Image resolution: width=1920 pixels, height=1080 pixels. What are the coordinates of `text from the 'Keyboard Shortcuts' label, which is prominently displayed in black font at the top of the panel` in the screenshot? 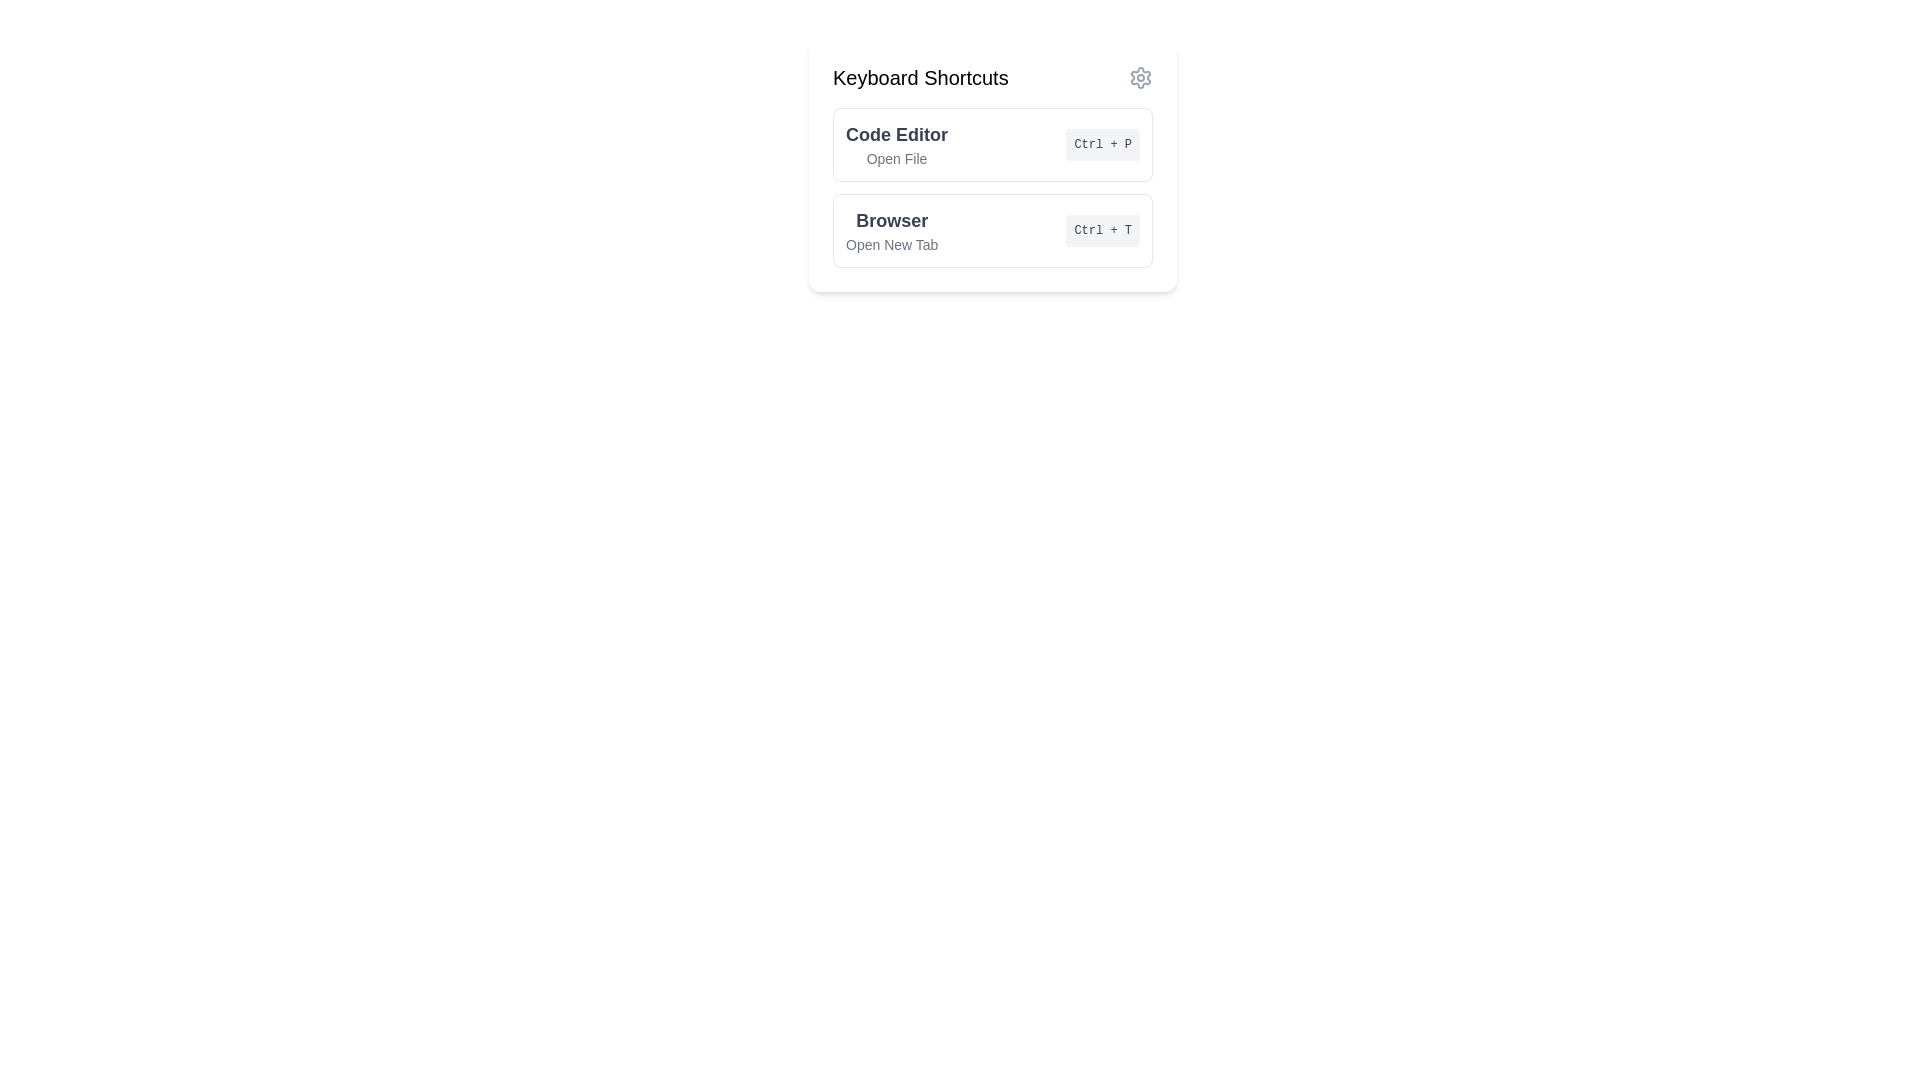 It's located at (919, 76).